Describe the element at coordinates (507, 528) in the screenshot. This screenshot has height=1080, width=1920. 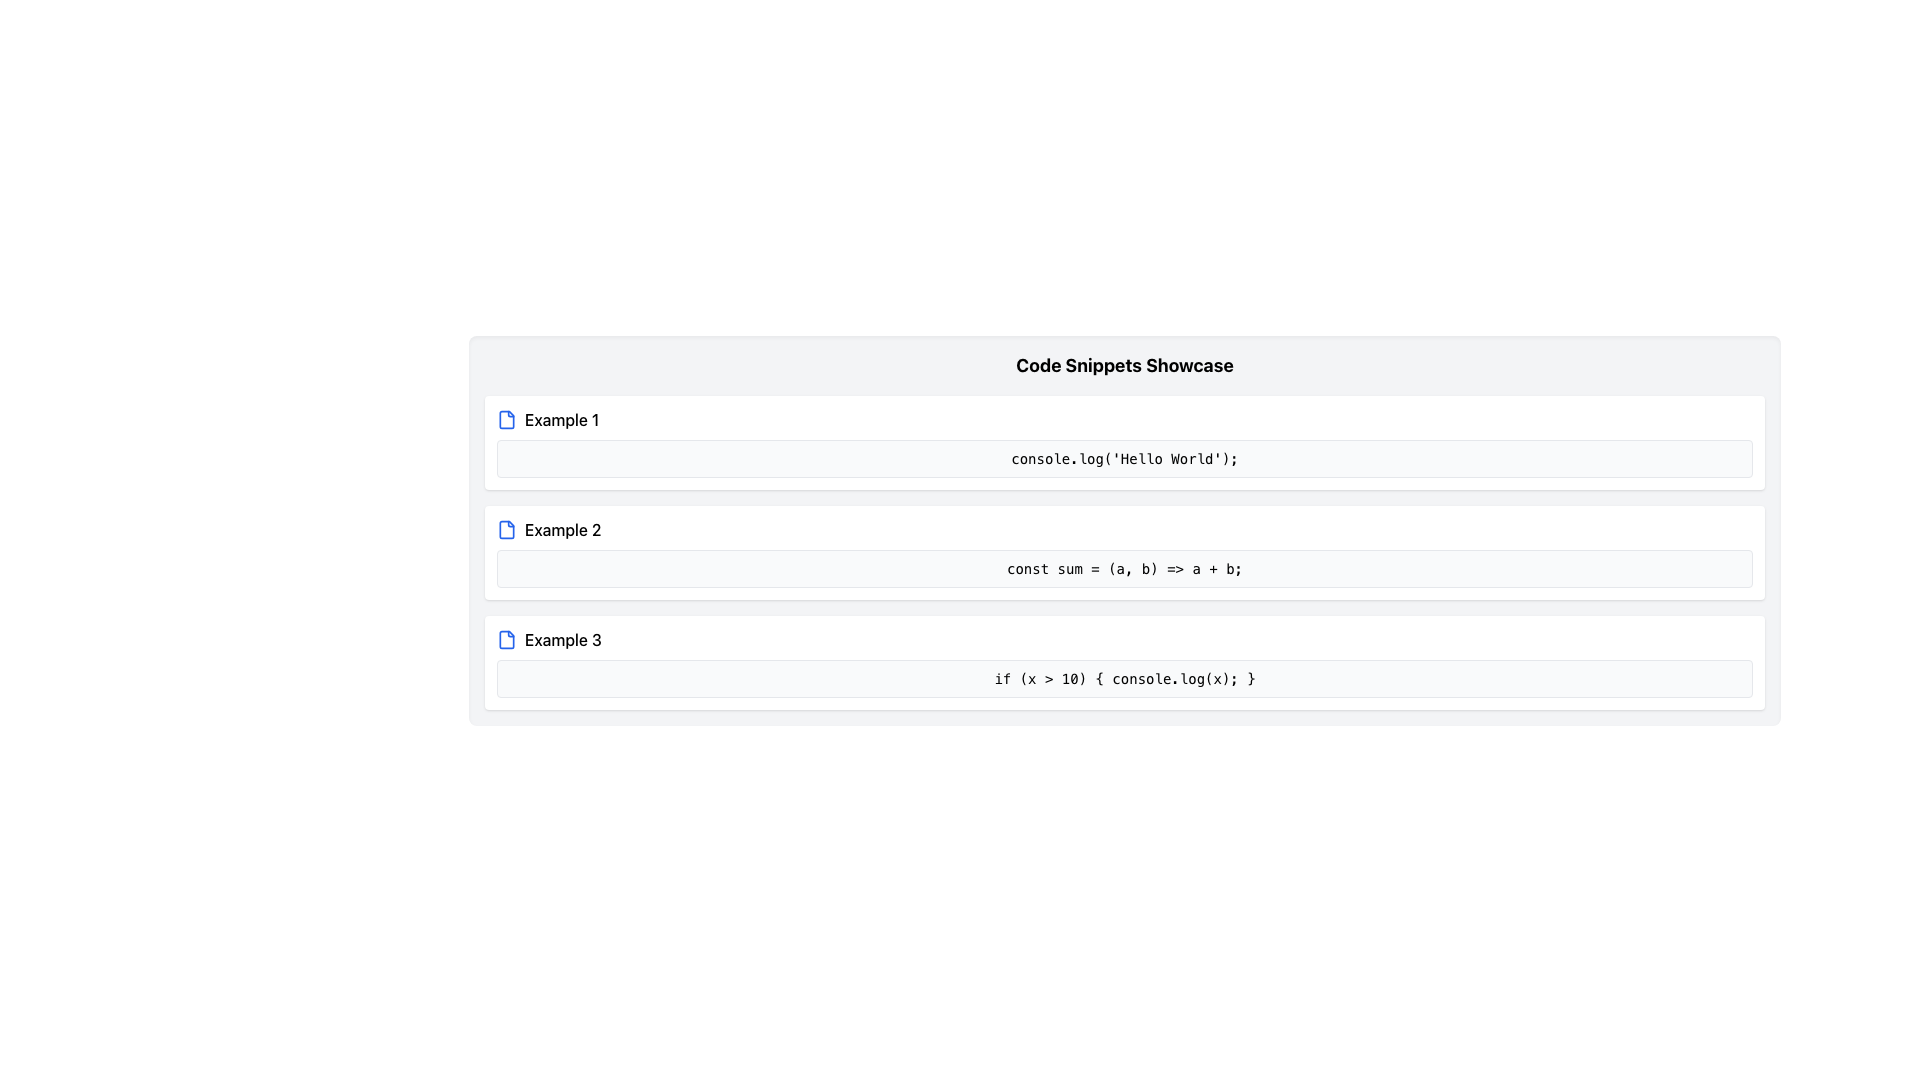
I see `the small rectangular icon resembling a document or file, which has a blue outline and white fill, located to the left of the text 'Example 2'` at that location.